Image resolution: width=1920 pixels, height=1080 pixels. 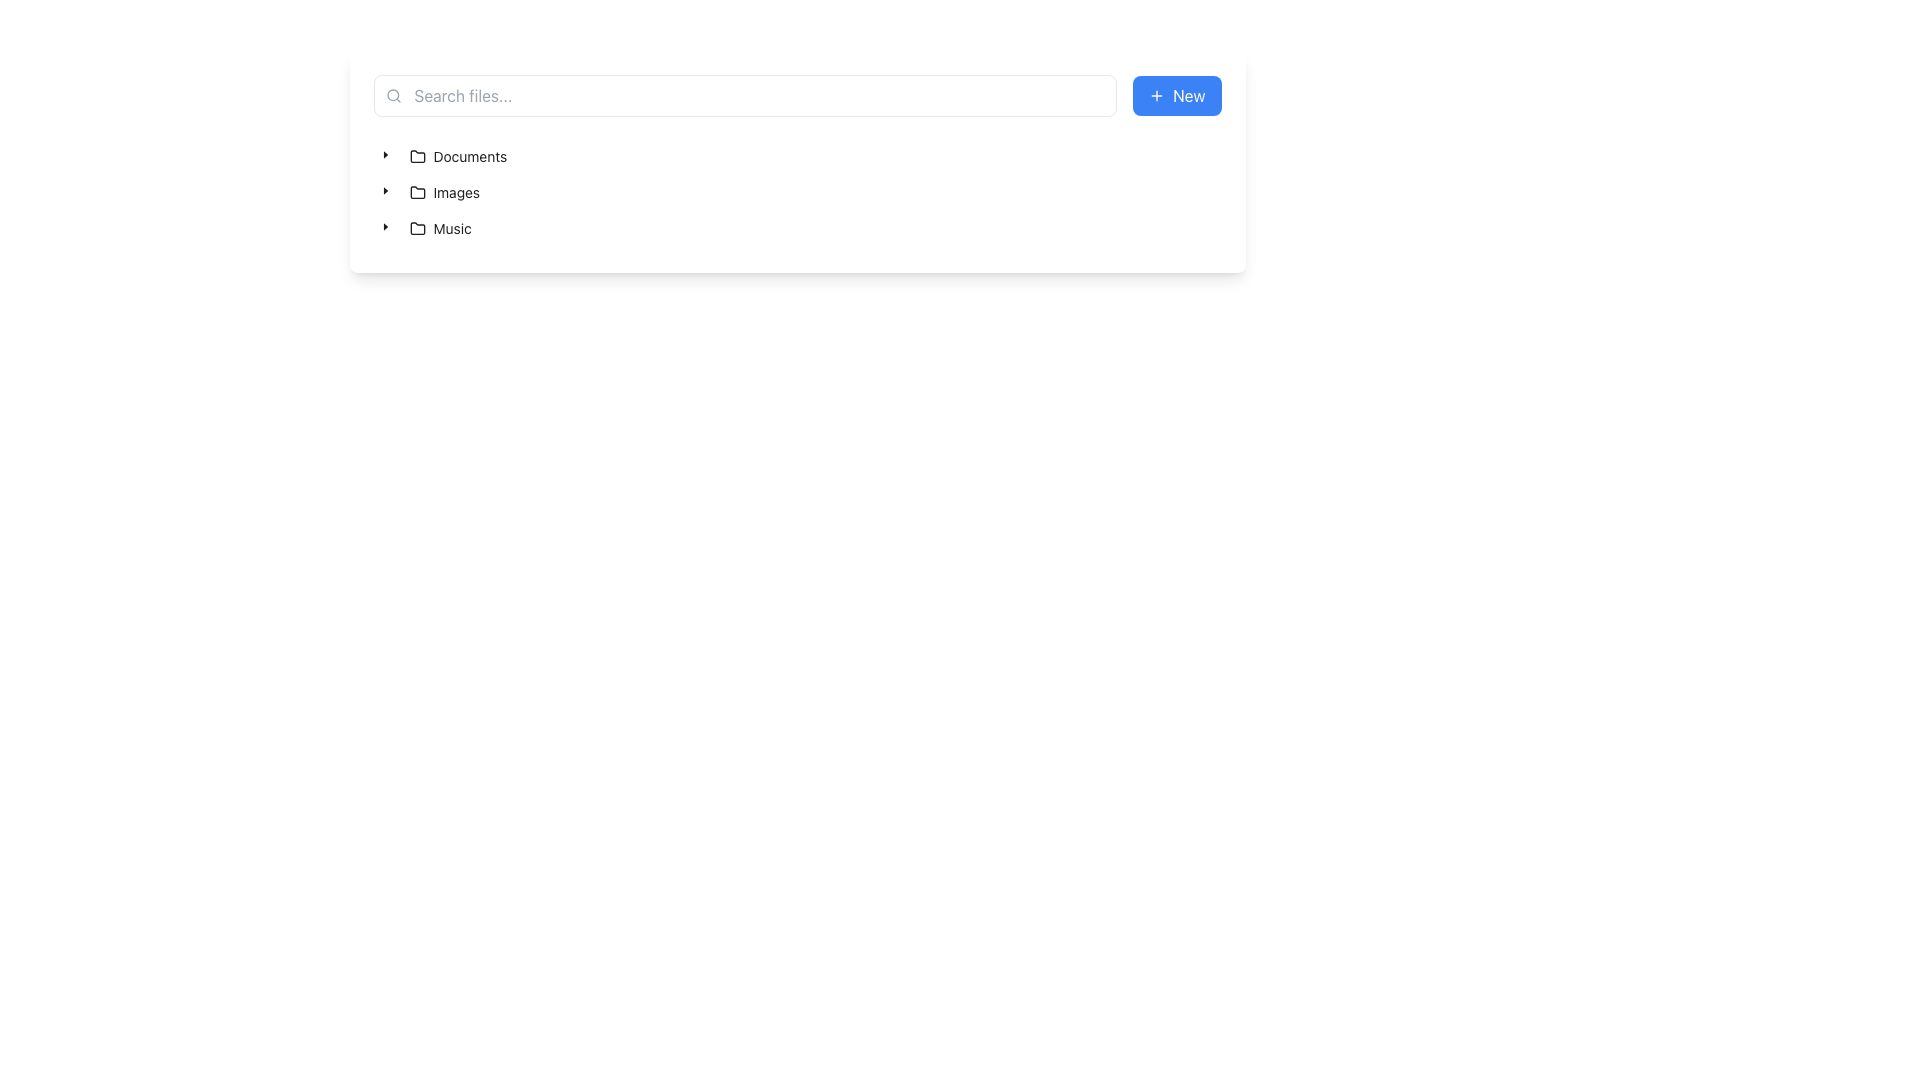 What do you see at coordinates (393, 96) in the screenshot?
I see `the gray magnifying glass icon, which is positioned on the left side of the search bar, aligning with the placeholder text 'Search files...'` at bounding box center [393, 96].